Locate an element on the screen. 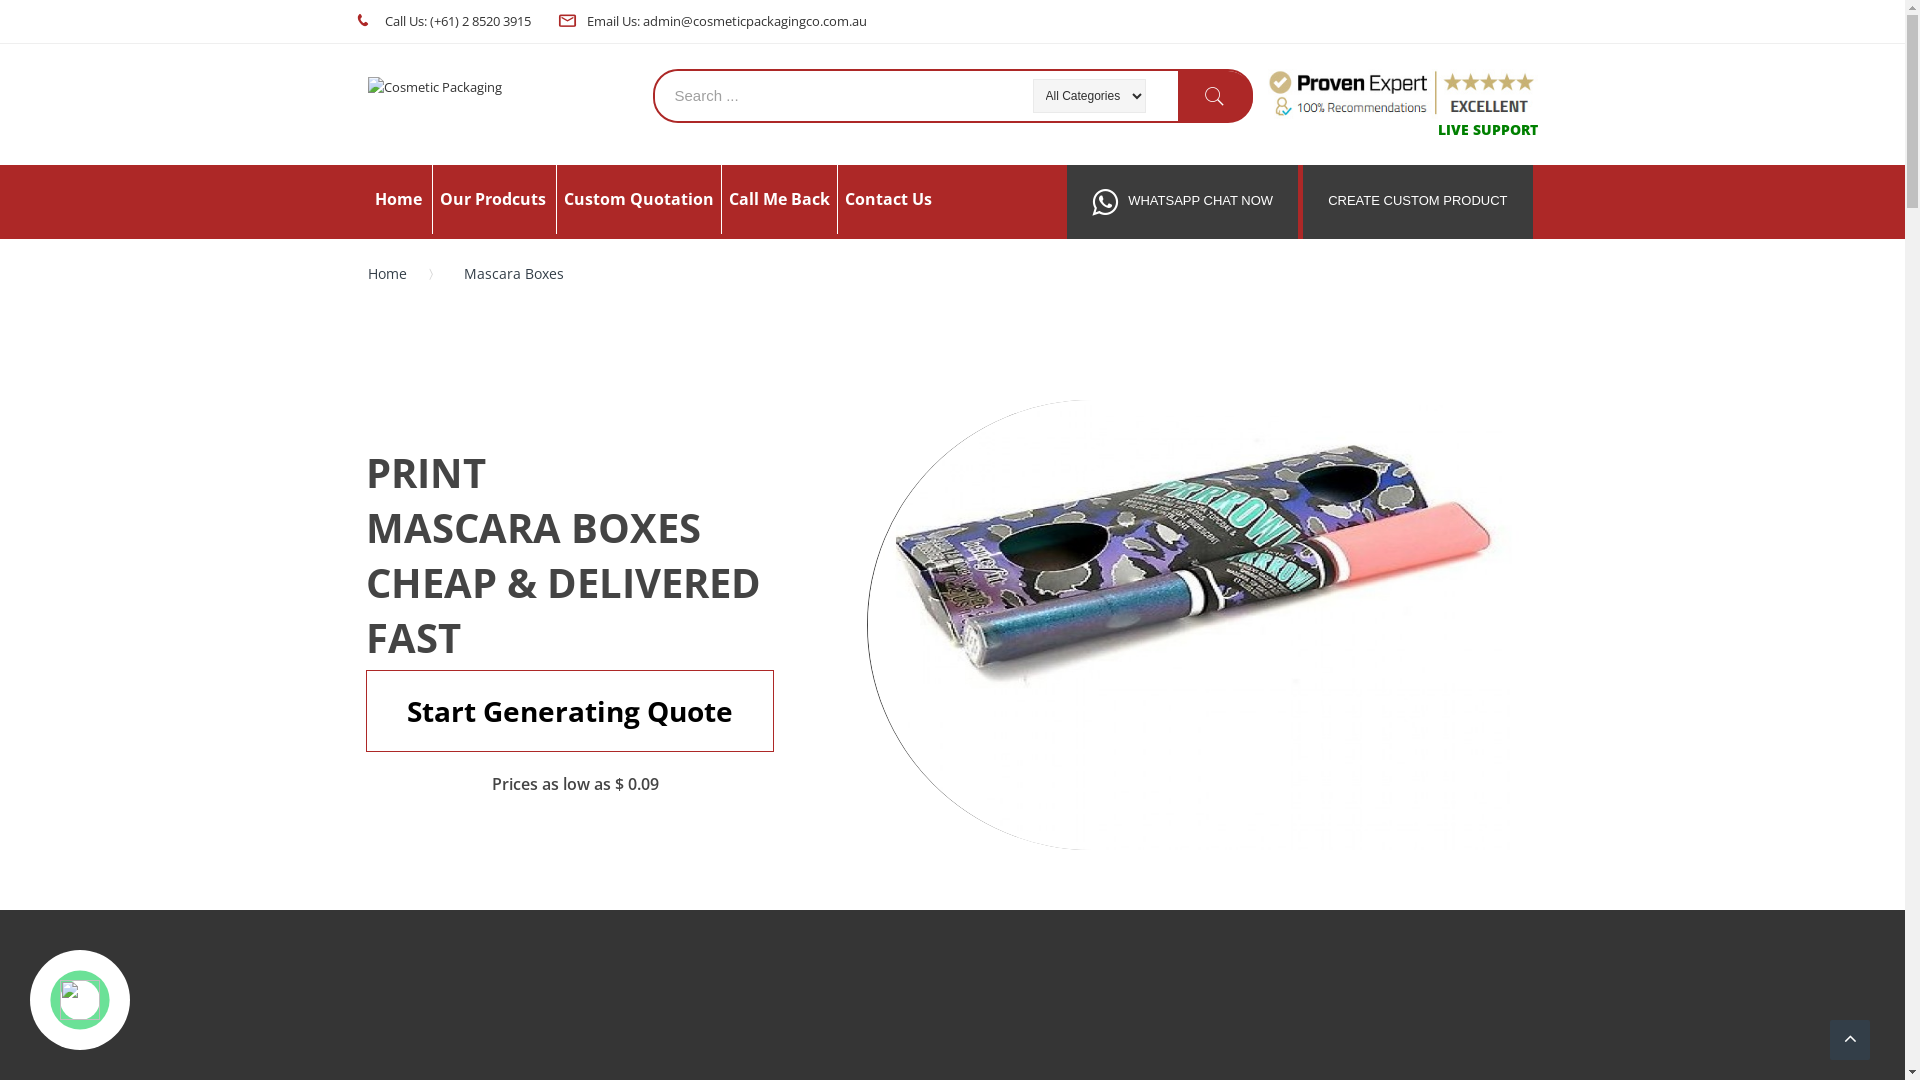  'Start Generating Quote' is located at coordinates (569, 709).